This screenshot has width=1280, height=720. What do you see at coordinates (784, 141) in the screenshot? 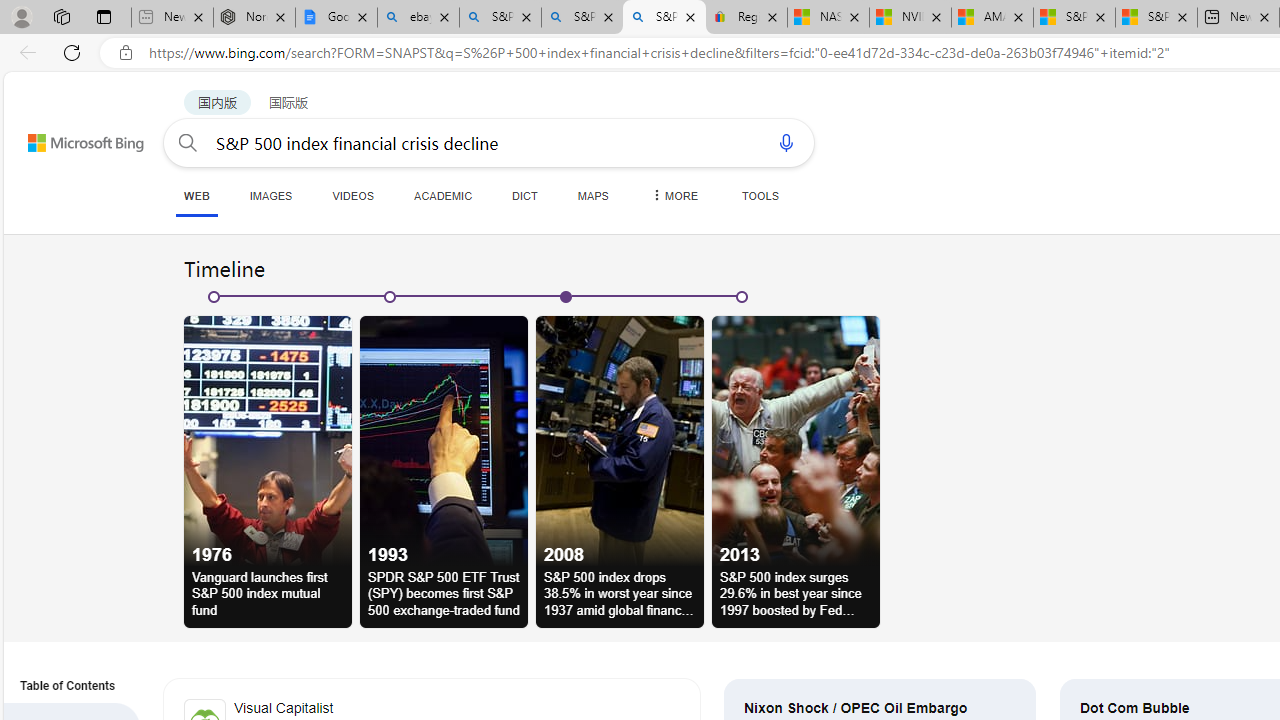
I see `'Search using voice'` at bounding box center [784, 141].